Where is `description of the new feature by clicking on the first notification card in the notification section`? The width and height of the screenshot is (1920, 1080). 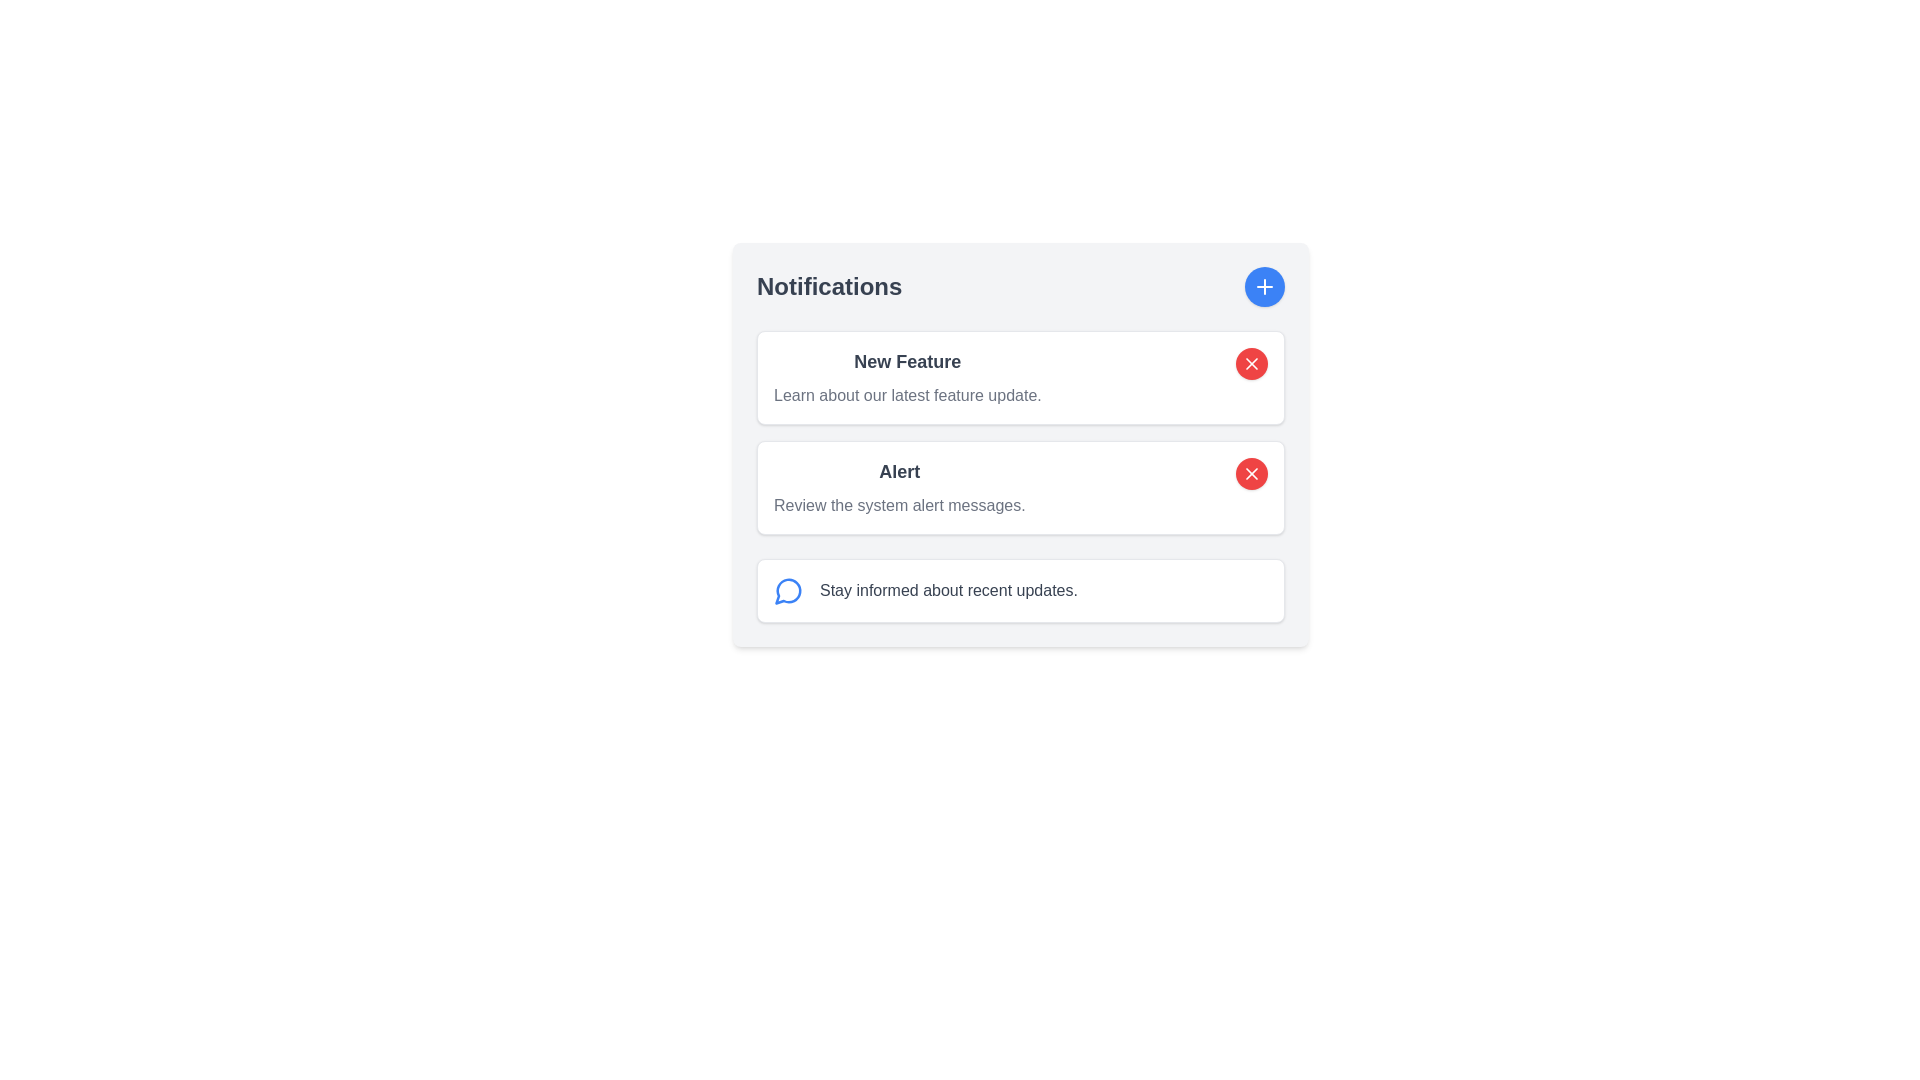
description of the new feature by clicking on the first notification card in the notification section is located at coordinates (1021, 378).